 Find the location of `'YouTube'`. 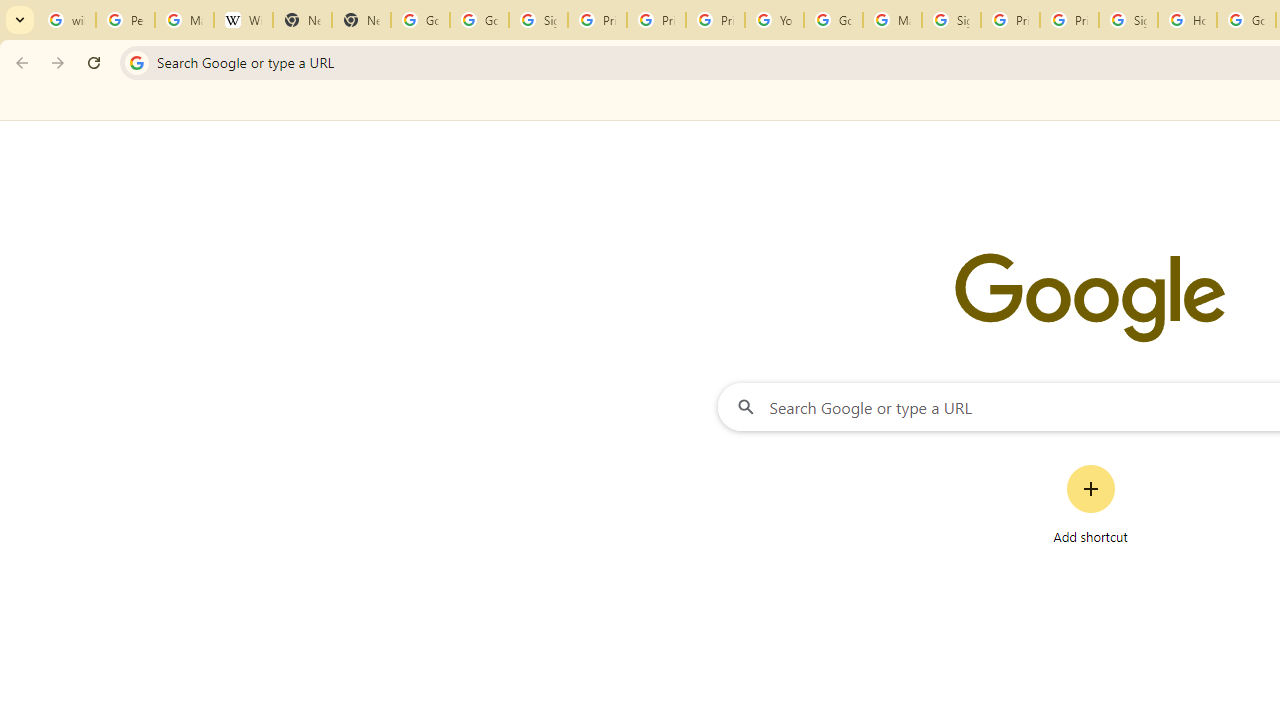

'YouTube' is located at coordinates (773, 20).